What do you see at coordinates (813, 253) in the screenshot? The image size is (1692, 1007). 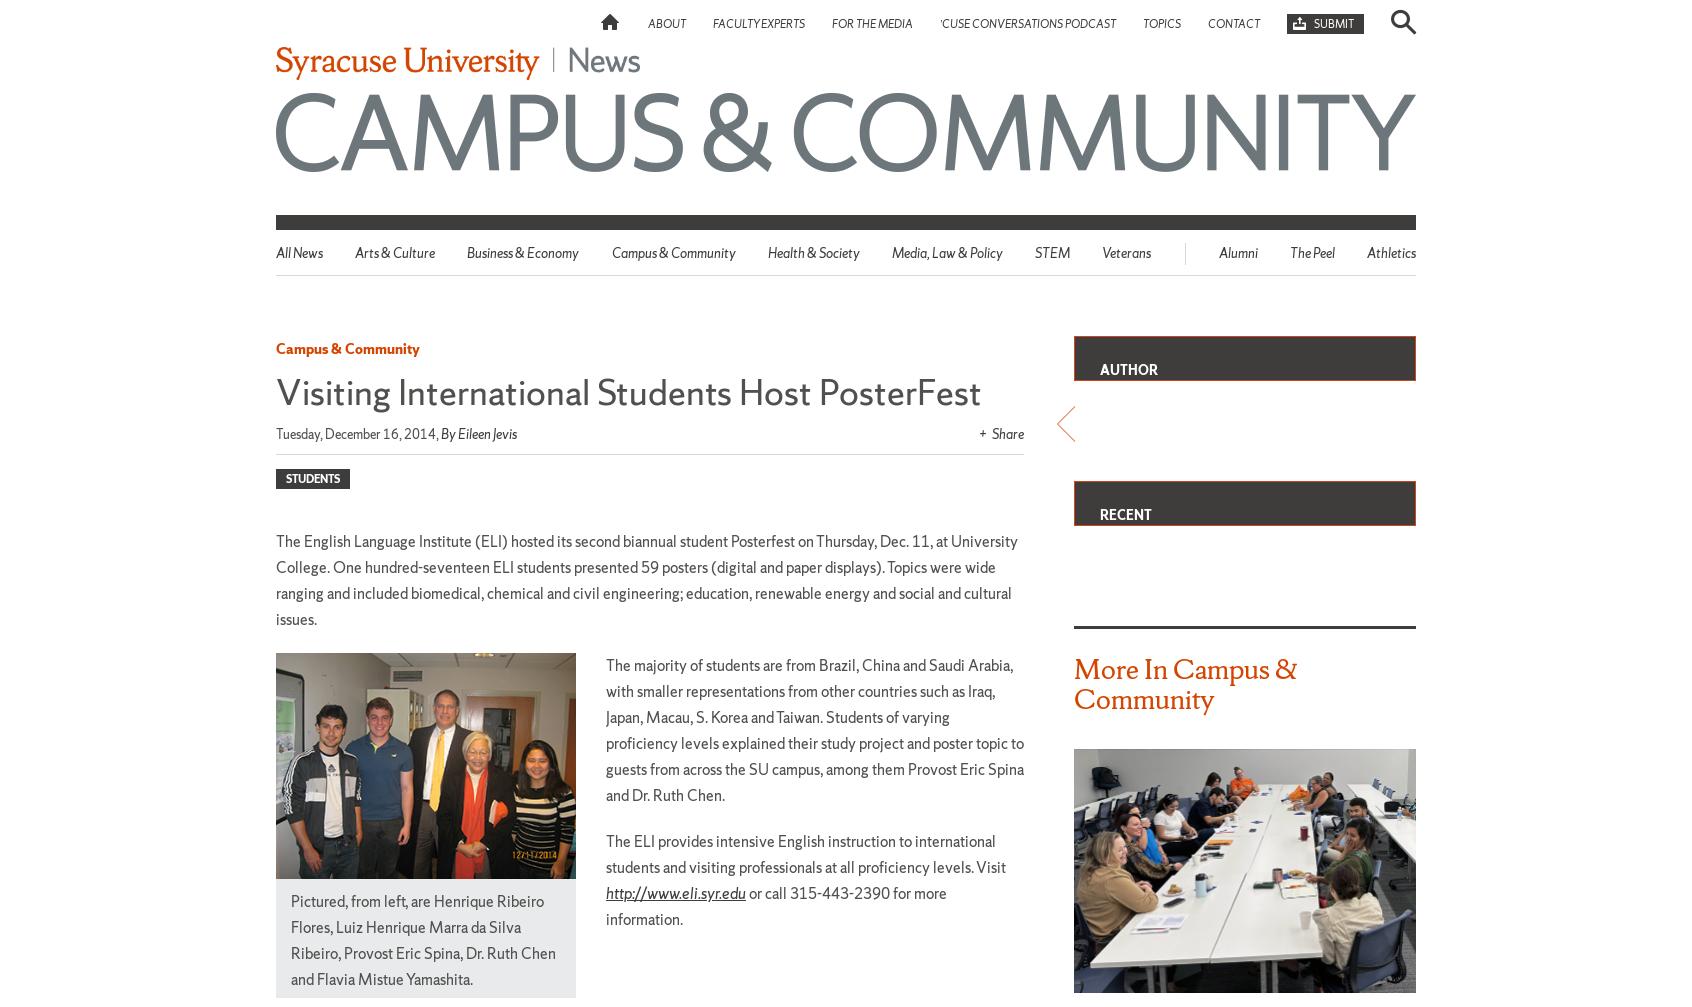 I see `'Health & Society'` at bounding box center [813, 253].